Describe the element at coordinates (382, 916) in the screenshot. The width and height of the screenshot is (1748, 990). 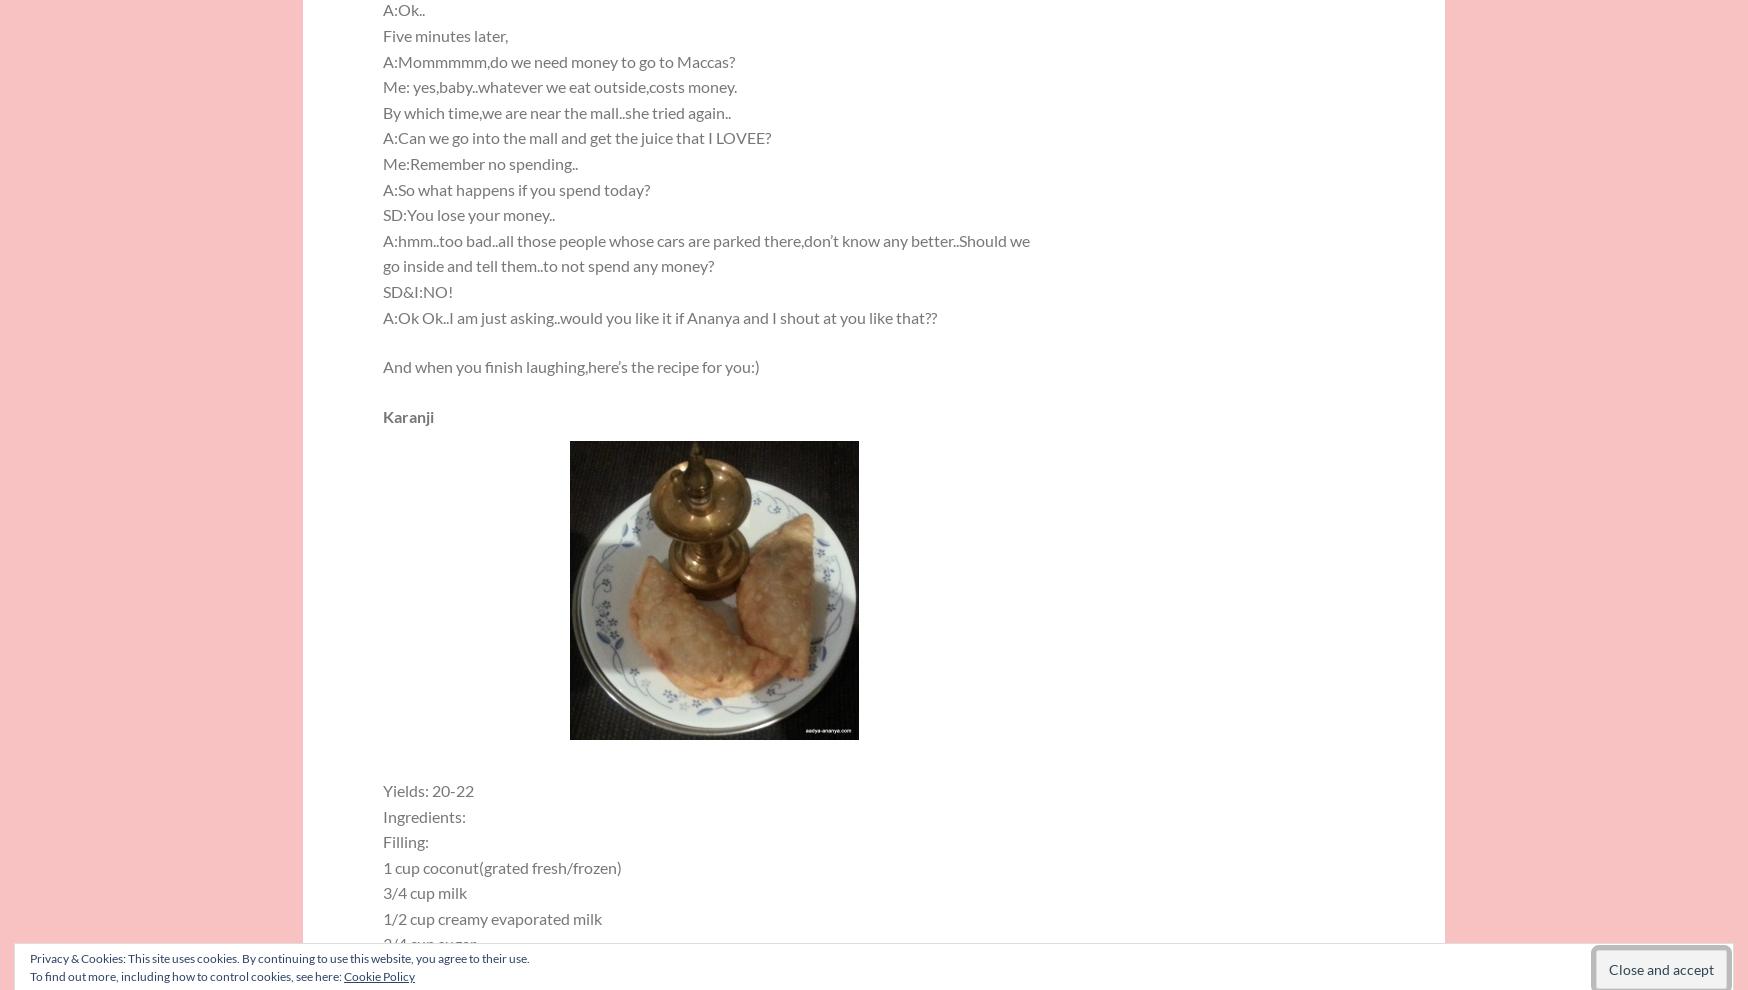
I see `'1/2 cup creamy evaporated milk'` at that location.